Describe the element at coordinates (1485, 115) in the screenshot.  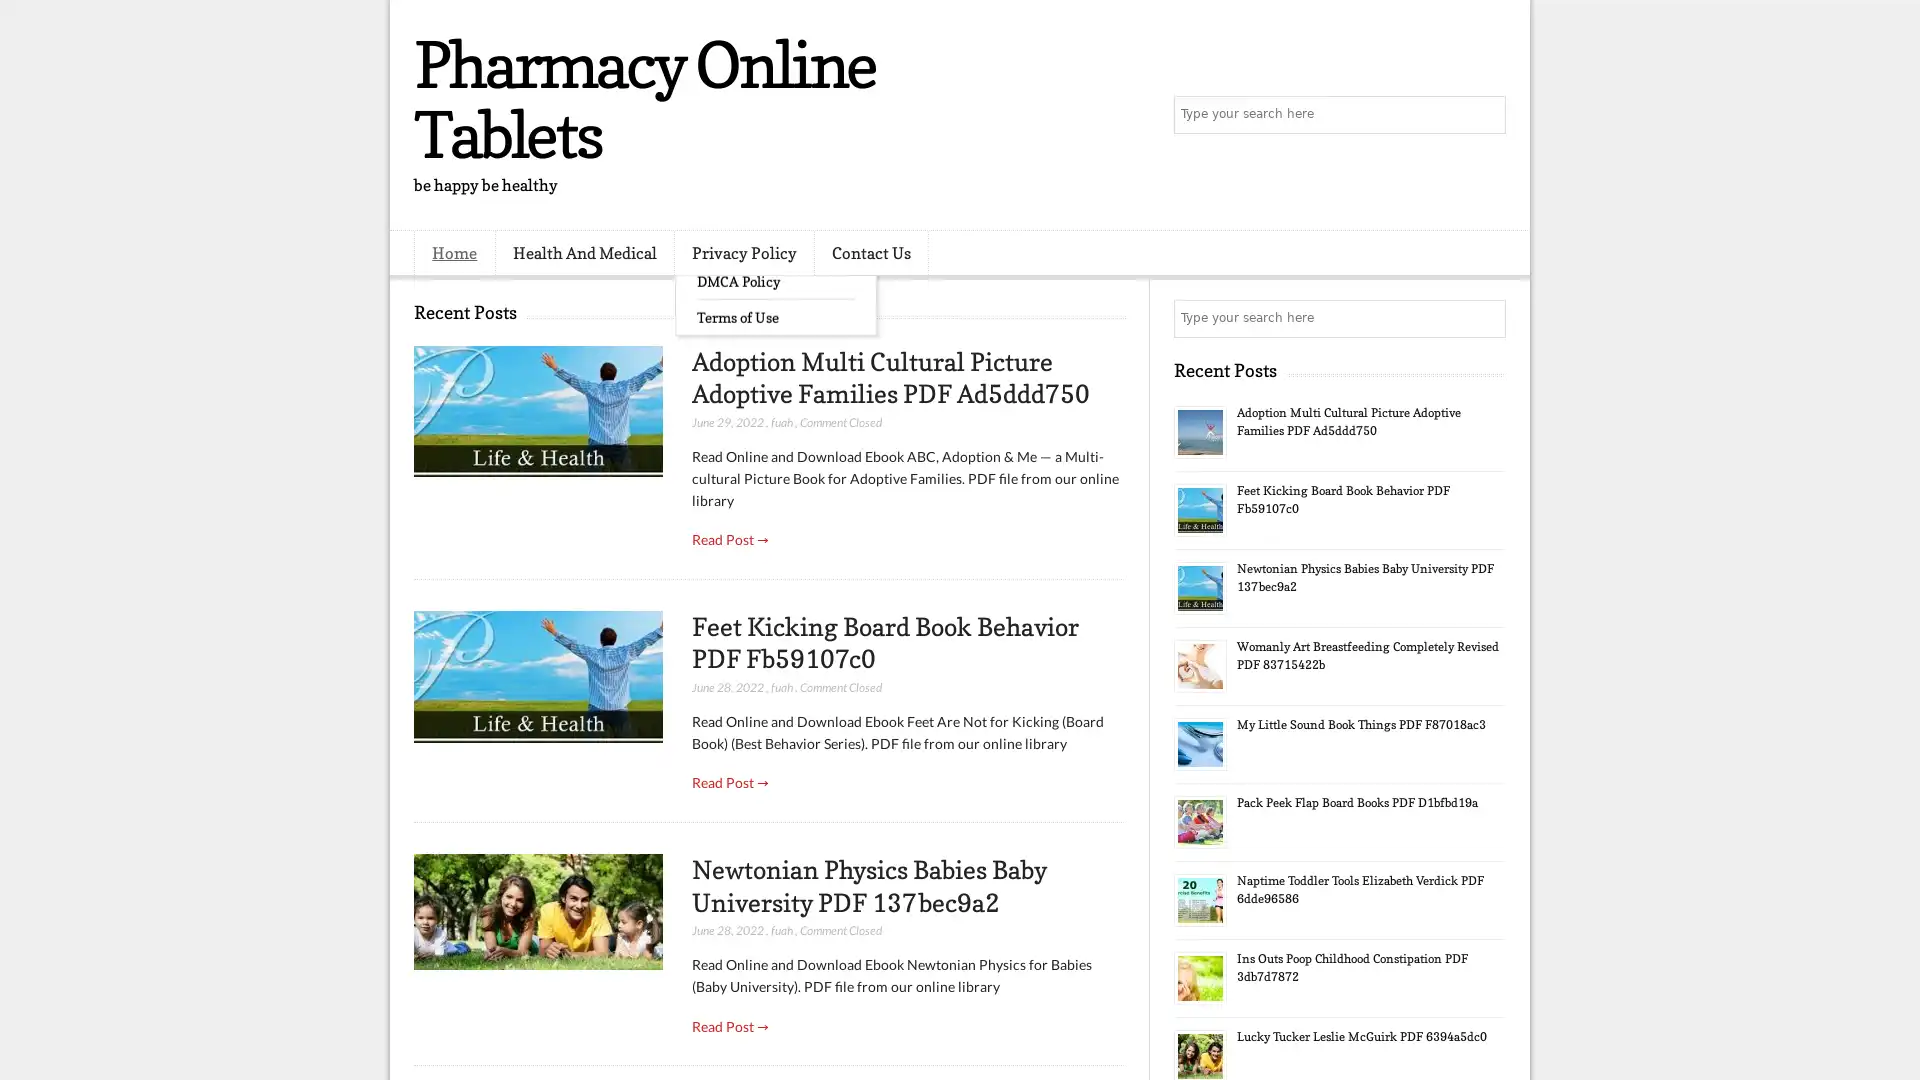
I see `Search` at that location.